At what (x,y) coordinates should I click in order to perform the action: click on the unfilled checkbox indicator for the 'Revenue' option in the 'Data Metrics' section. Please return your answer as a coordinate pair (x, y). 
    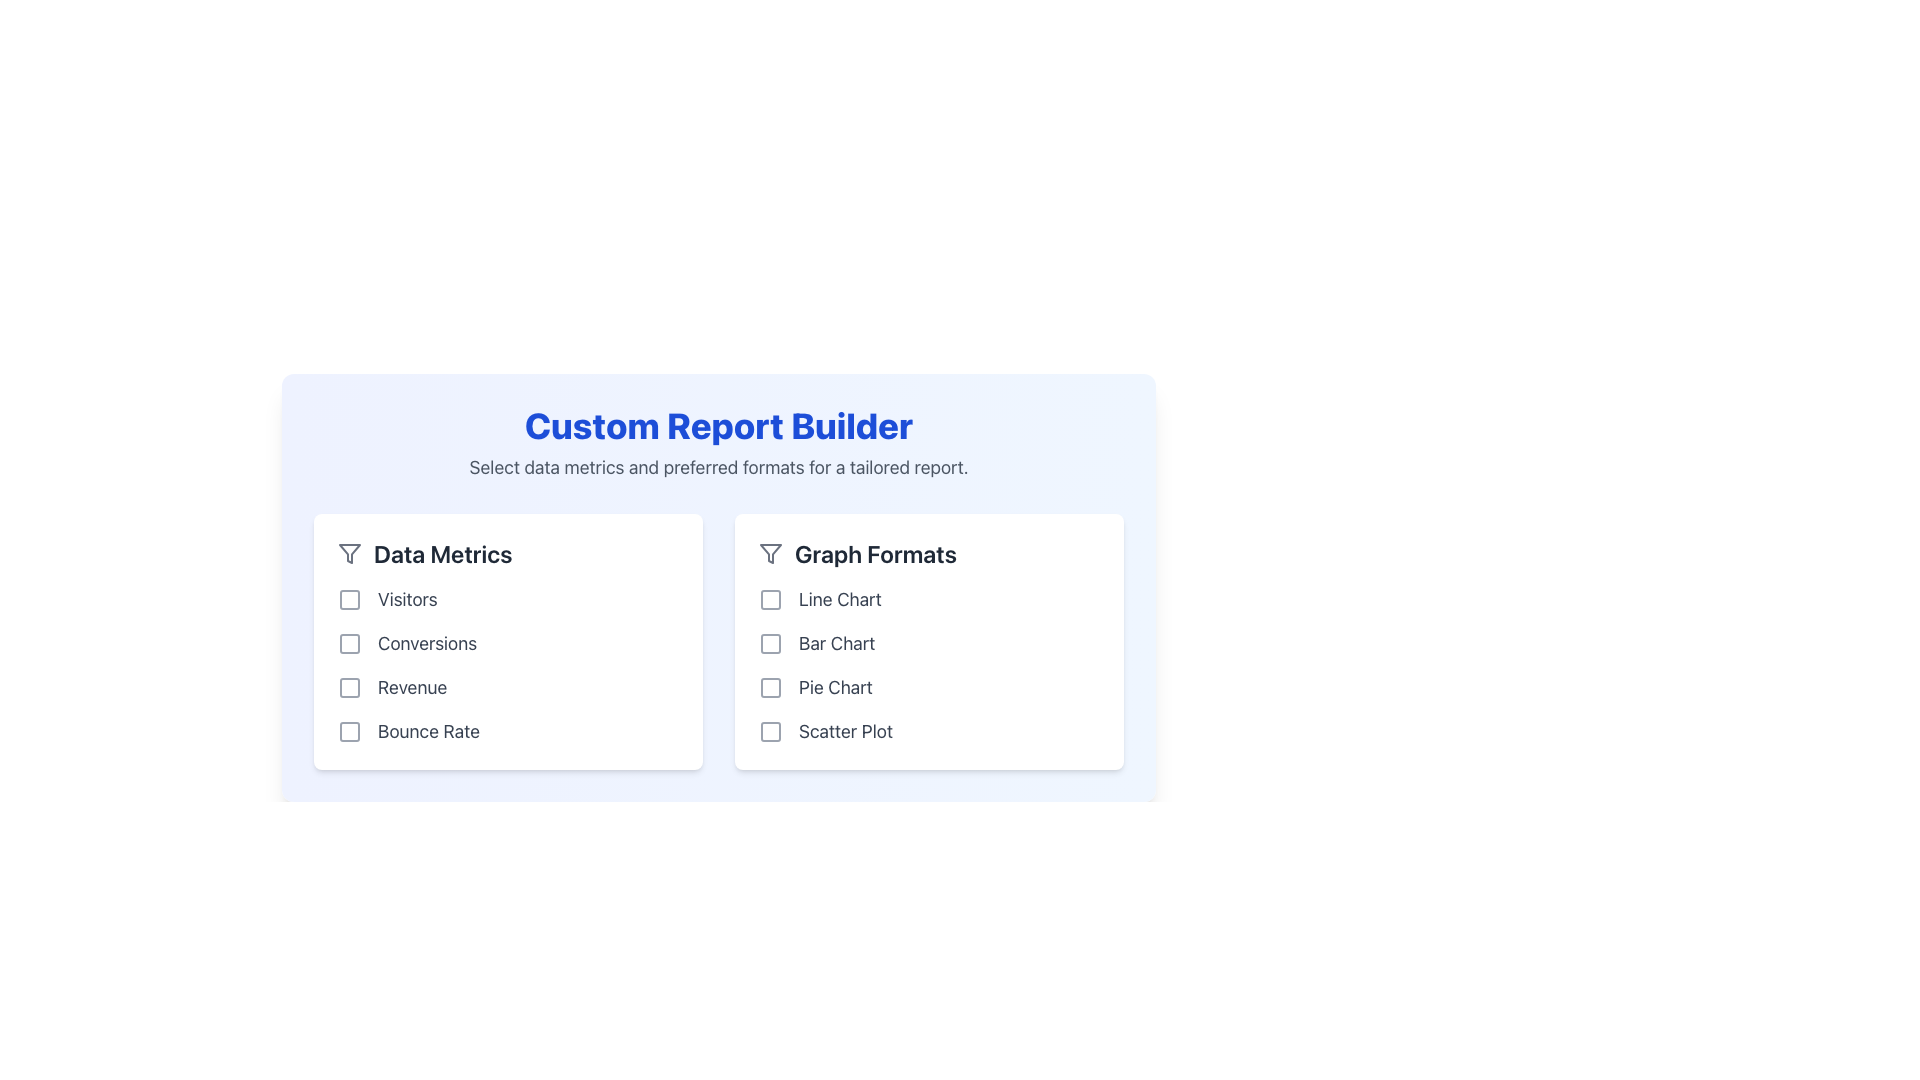
    Looking at the image, I should click on (350, 686).